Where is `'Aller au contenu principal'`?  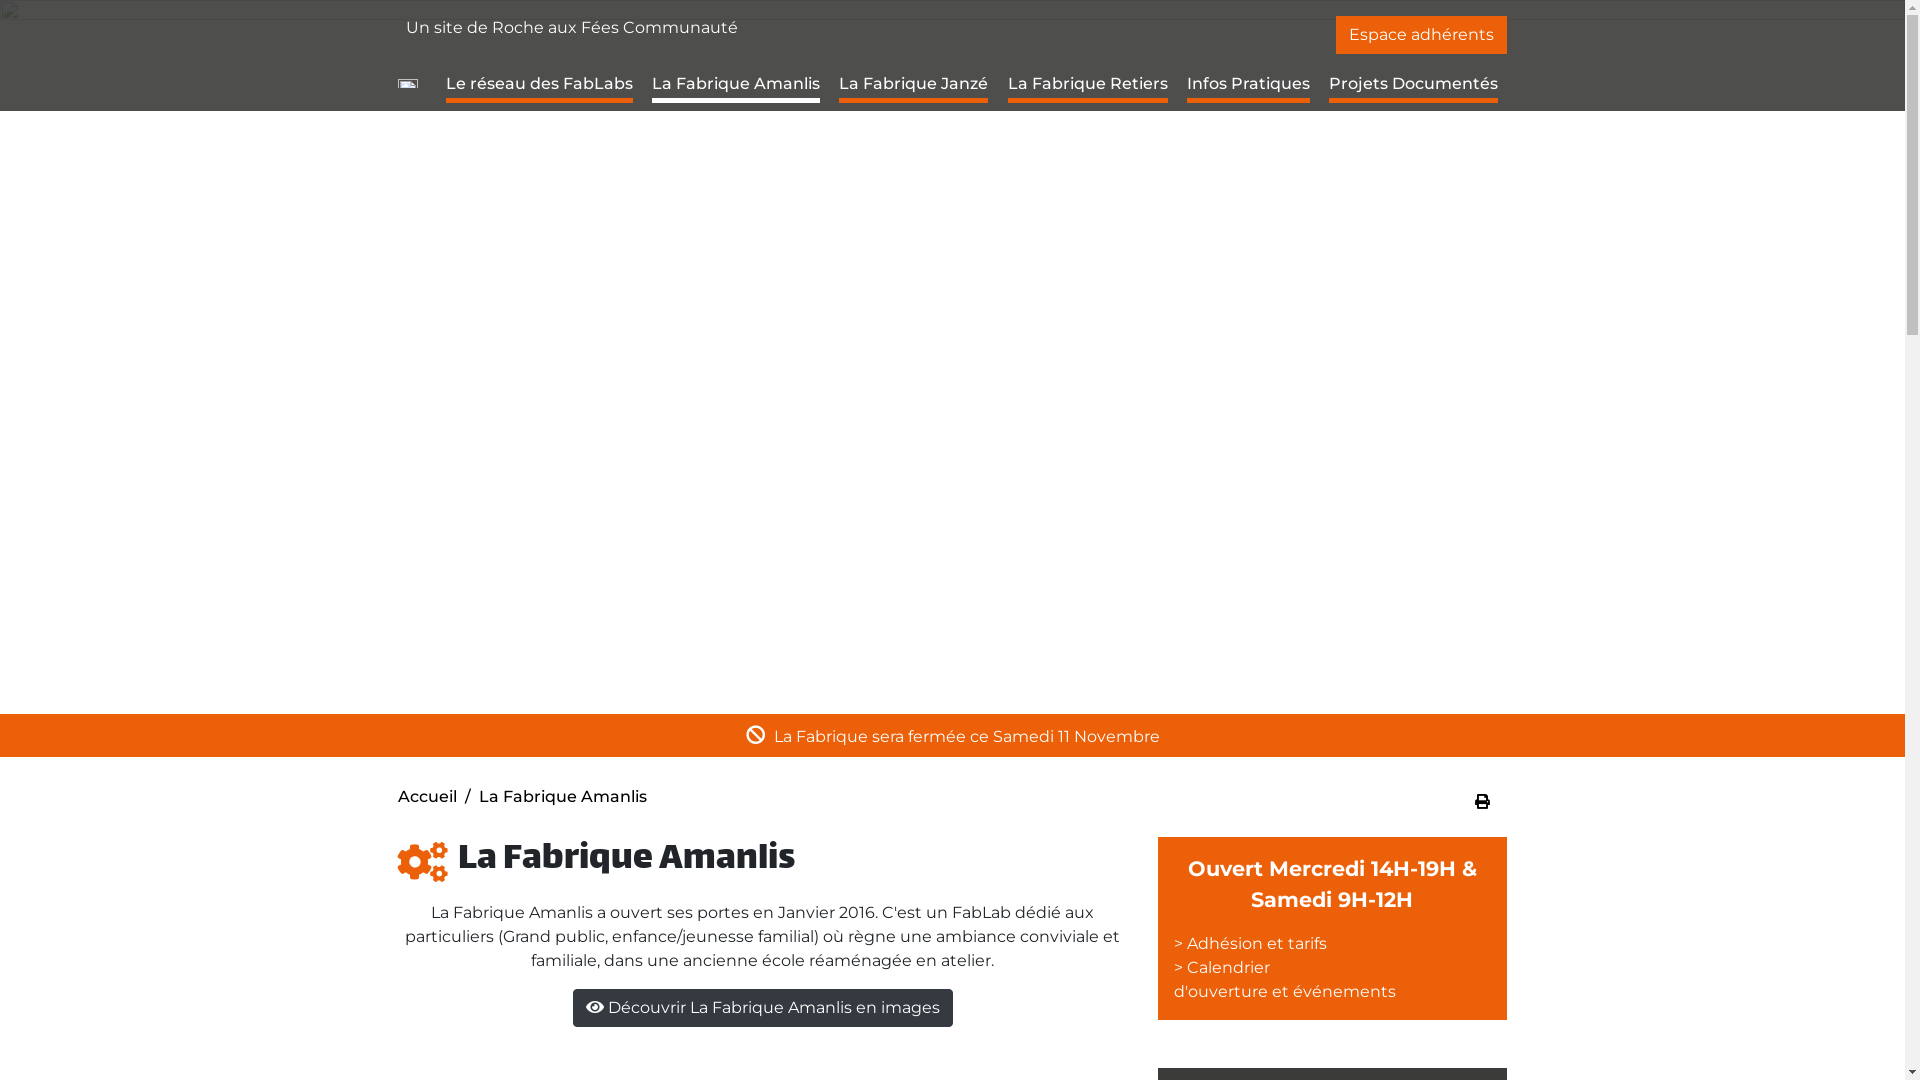
'Aller au contenu principal' is located at coordinates (950, 1).